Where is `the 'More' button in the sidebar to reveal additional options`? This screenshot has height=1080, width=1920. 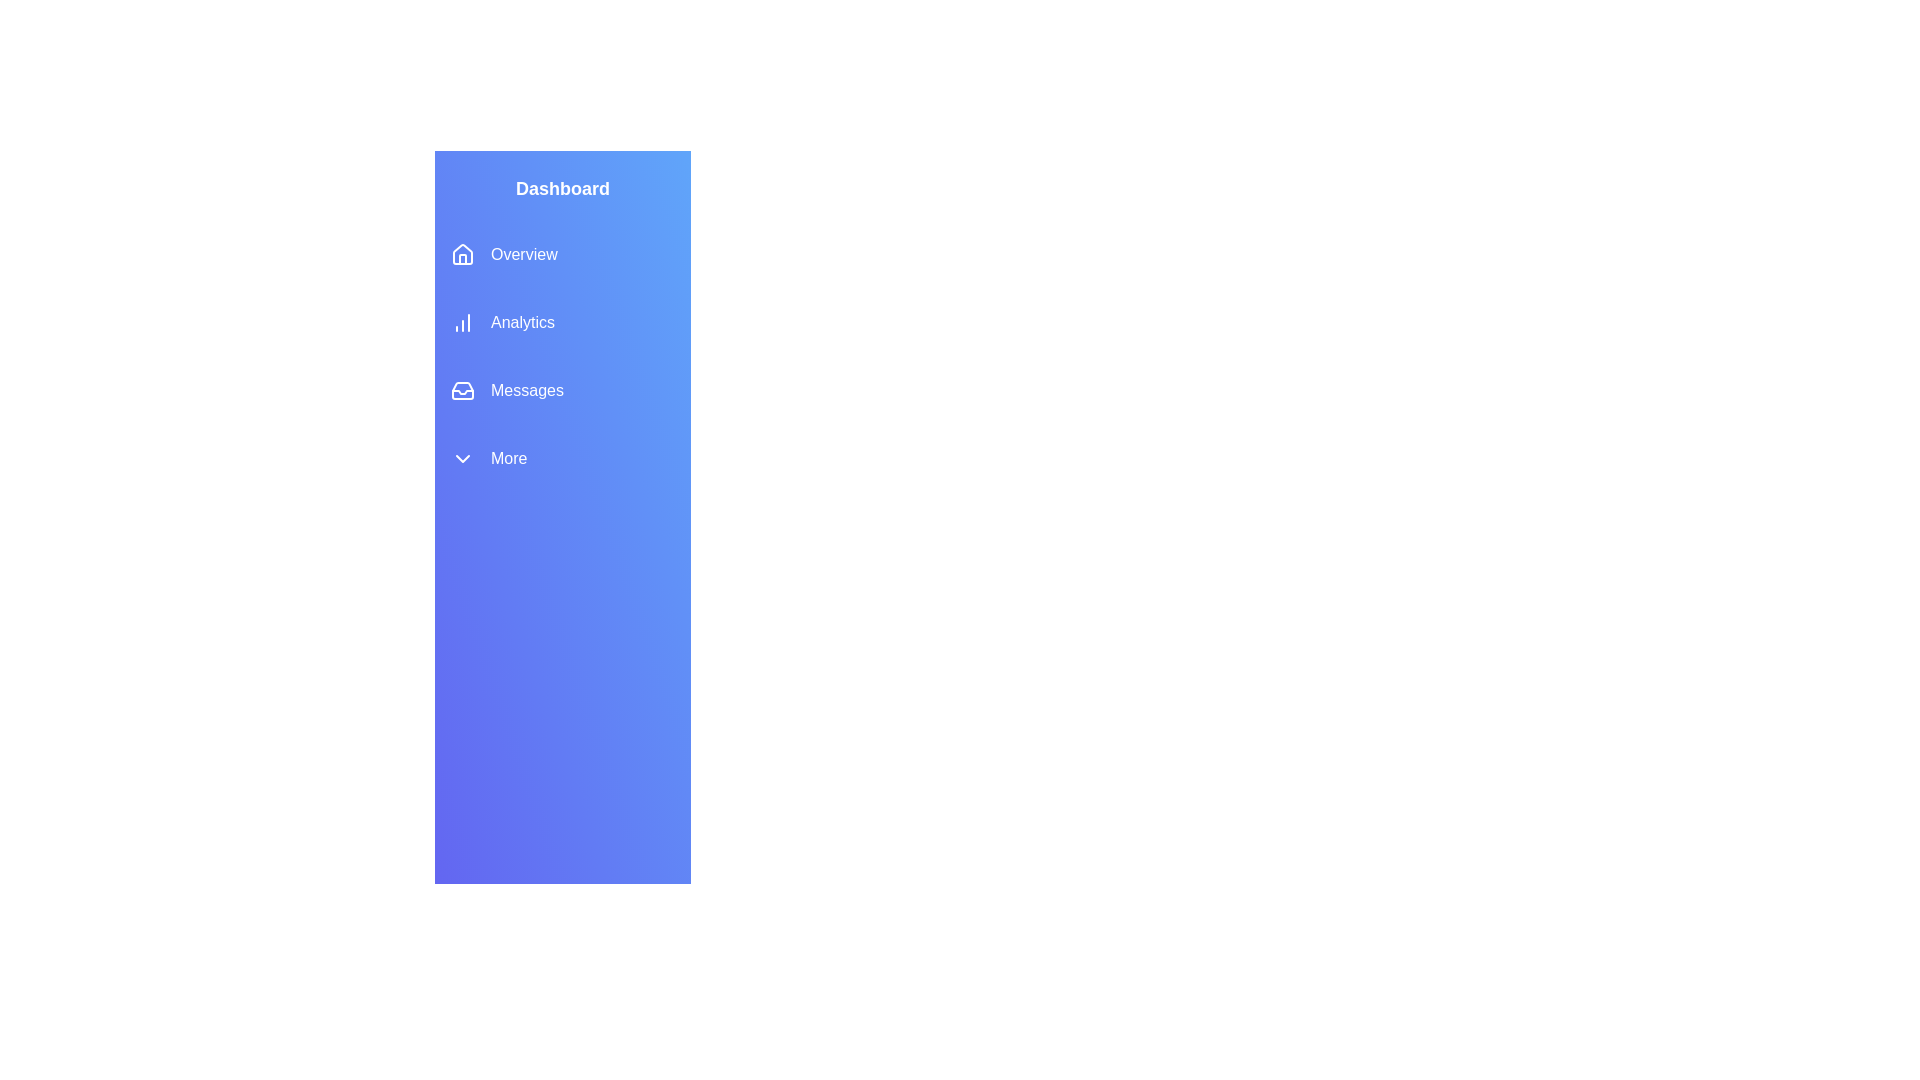 the 'More' button in the sidebar to reveal additional options is located at coordinates (561, 459).